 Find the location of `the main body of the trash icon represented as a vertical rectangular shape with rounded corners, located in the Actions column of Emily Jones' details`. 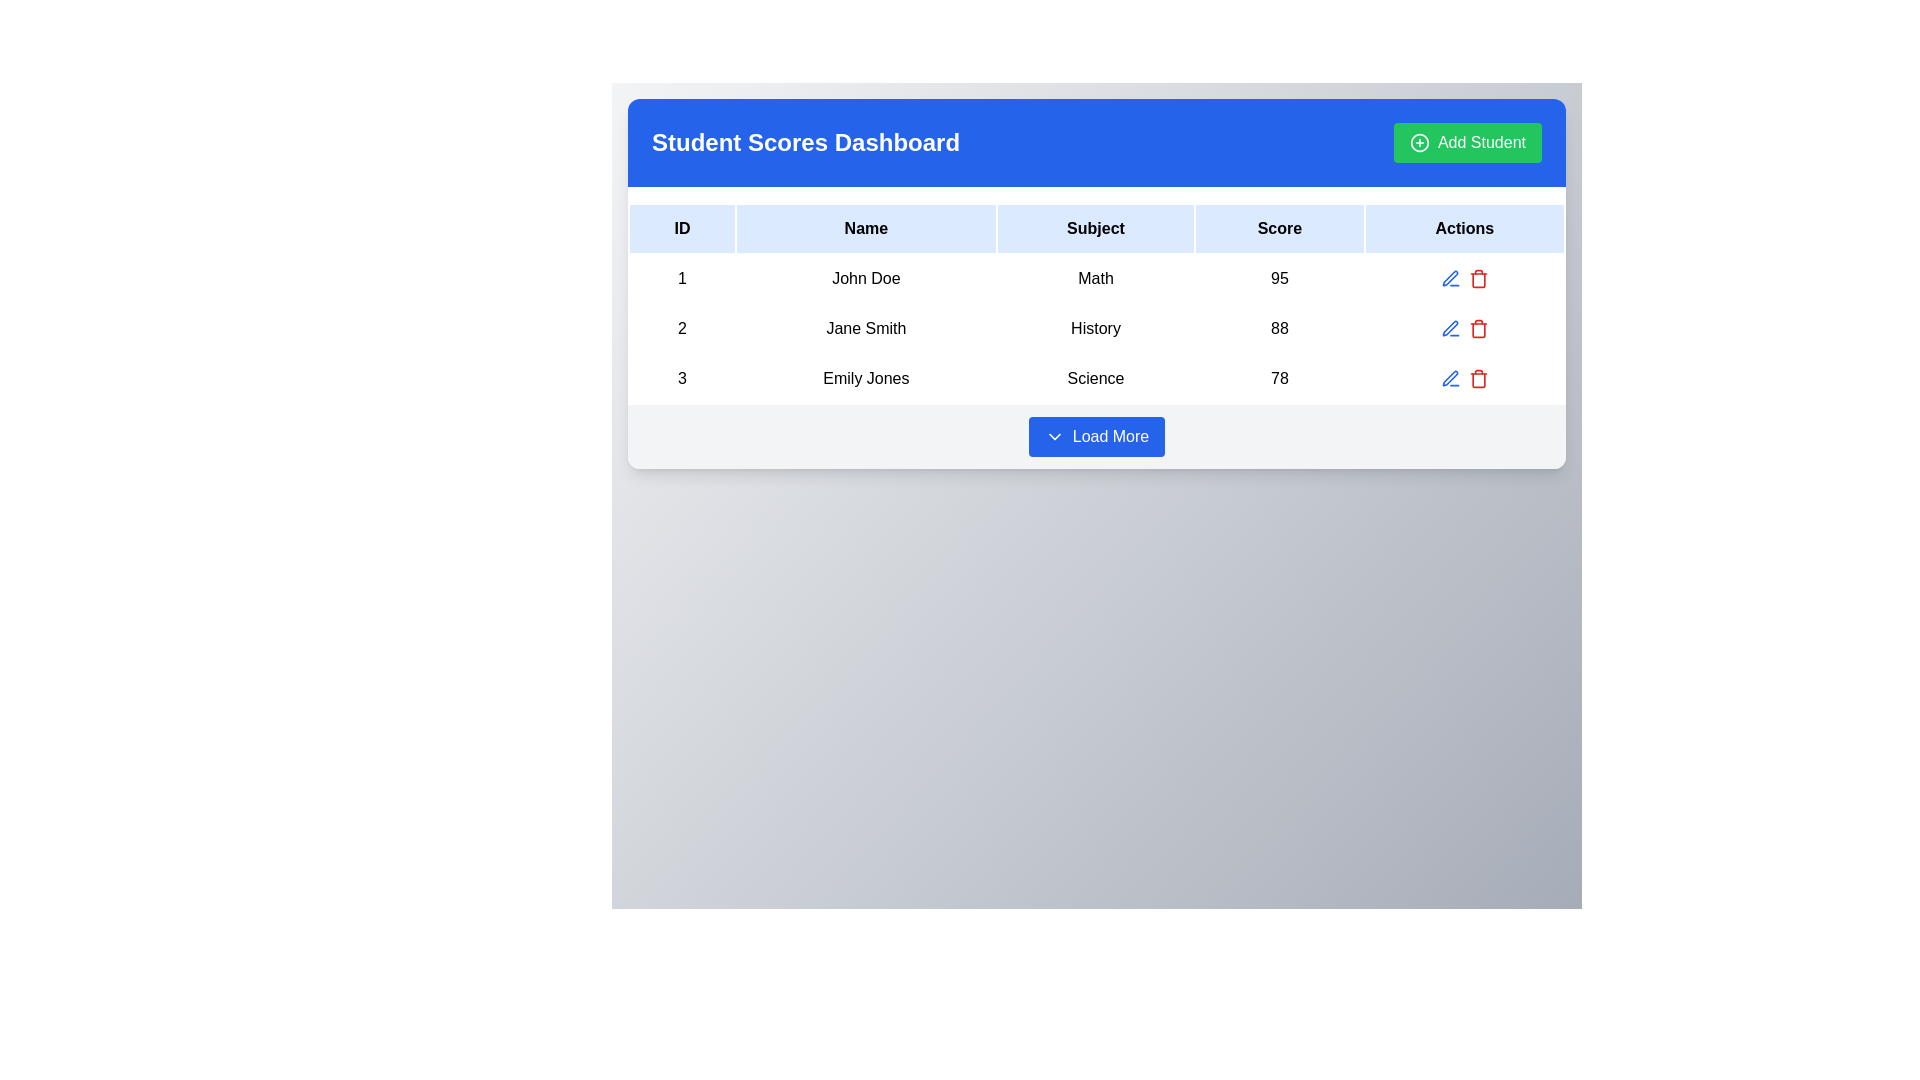

the main body of the trash icon represented as a vertical rectangular shape with rounded corners, located in the Actions column of Emily Jones' details is located at coordinates (1478, 380).